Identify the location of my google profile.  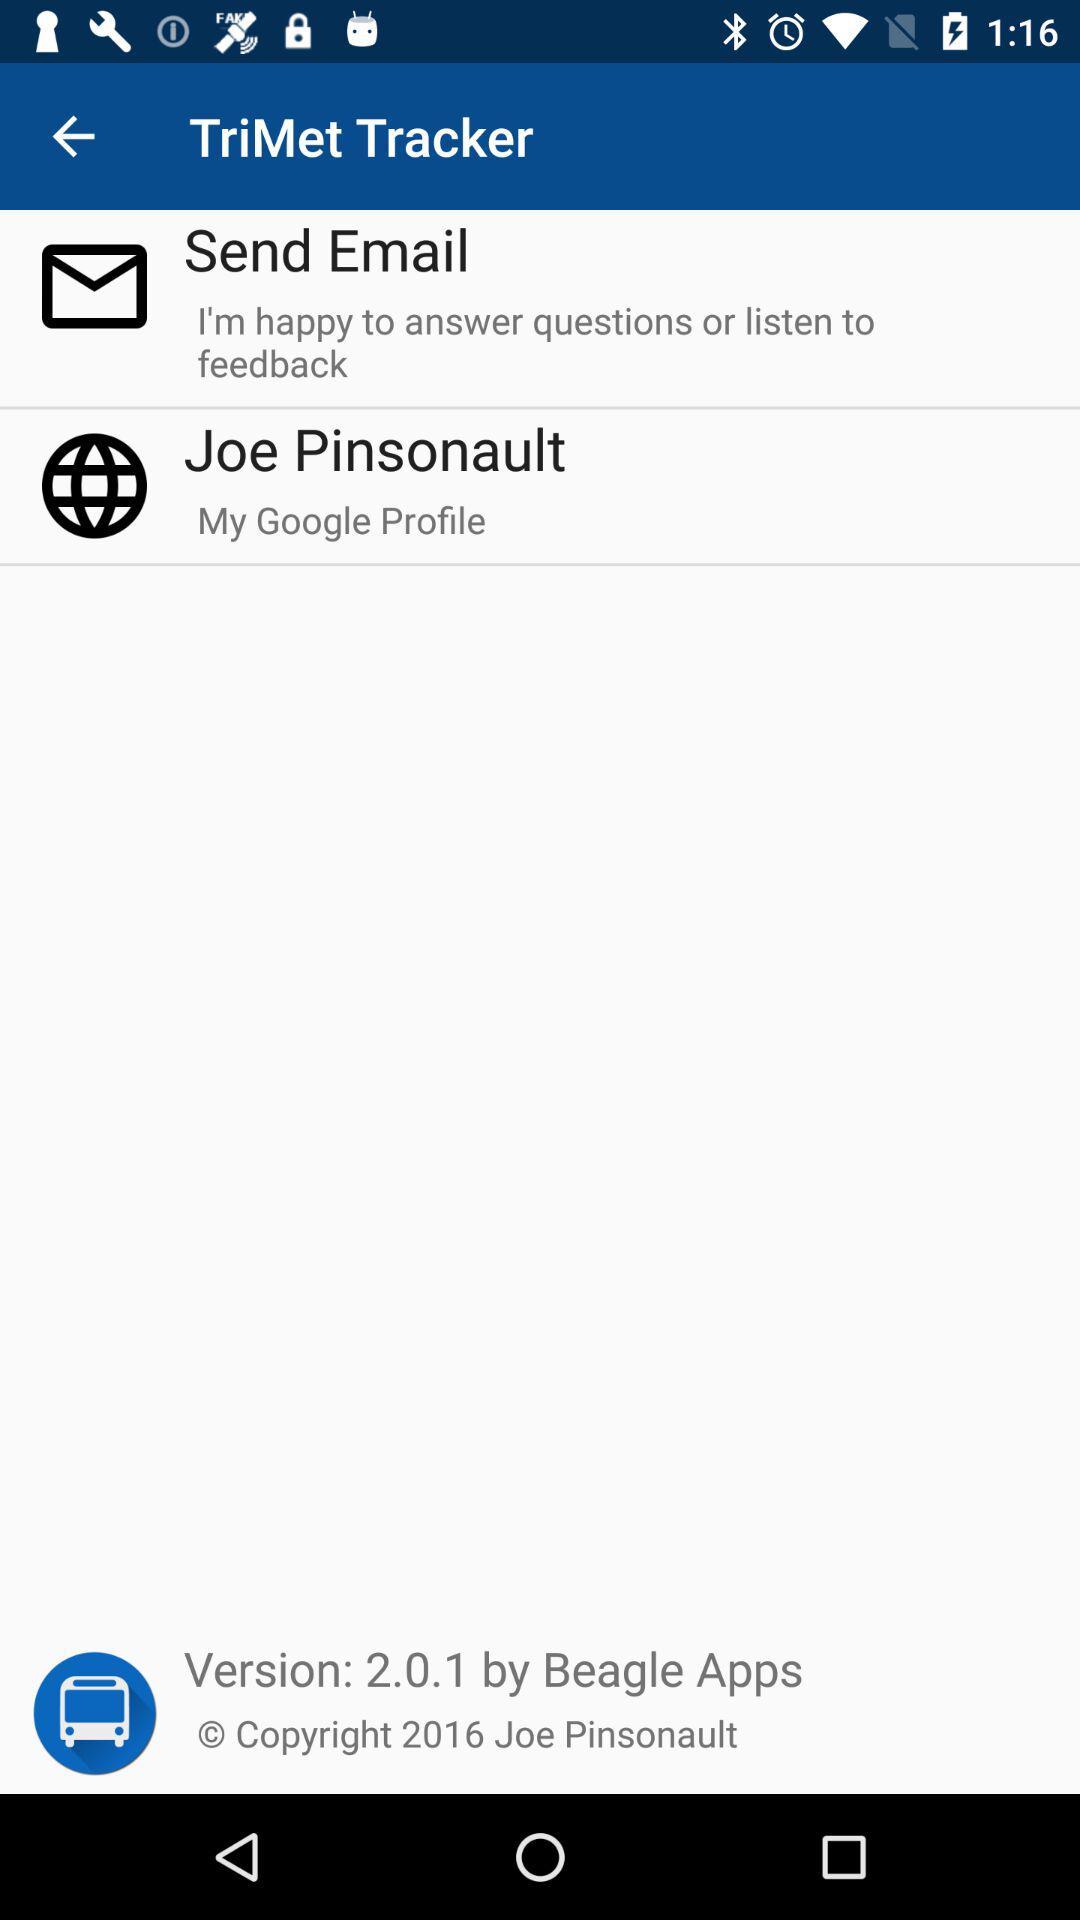
(340, 529).